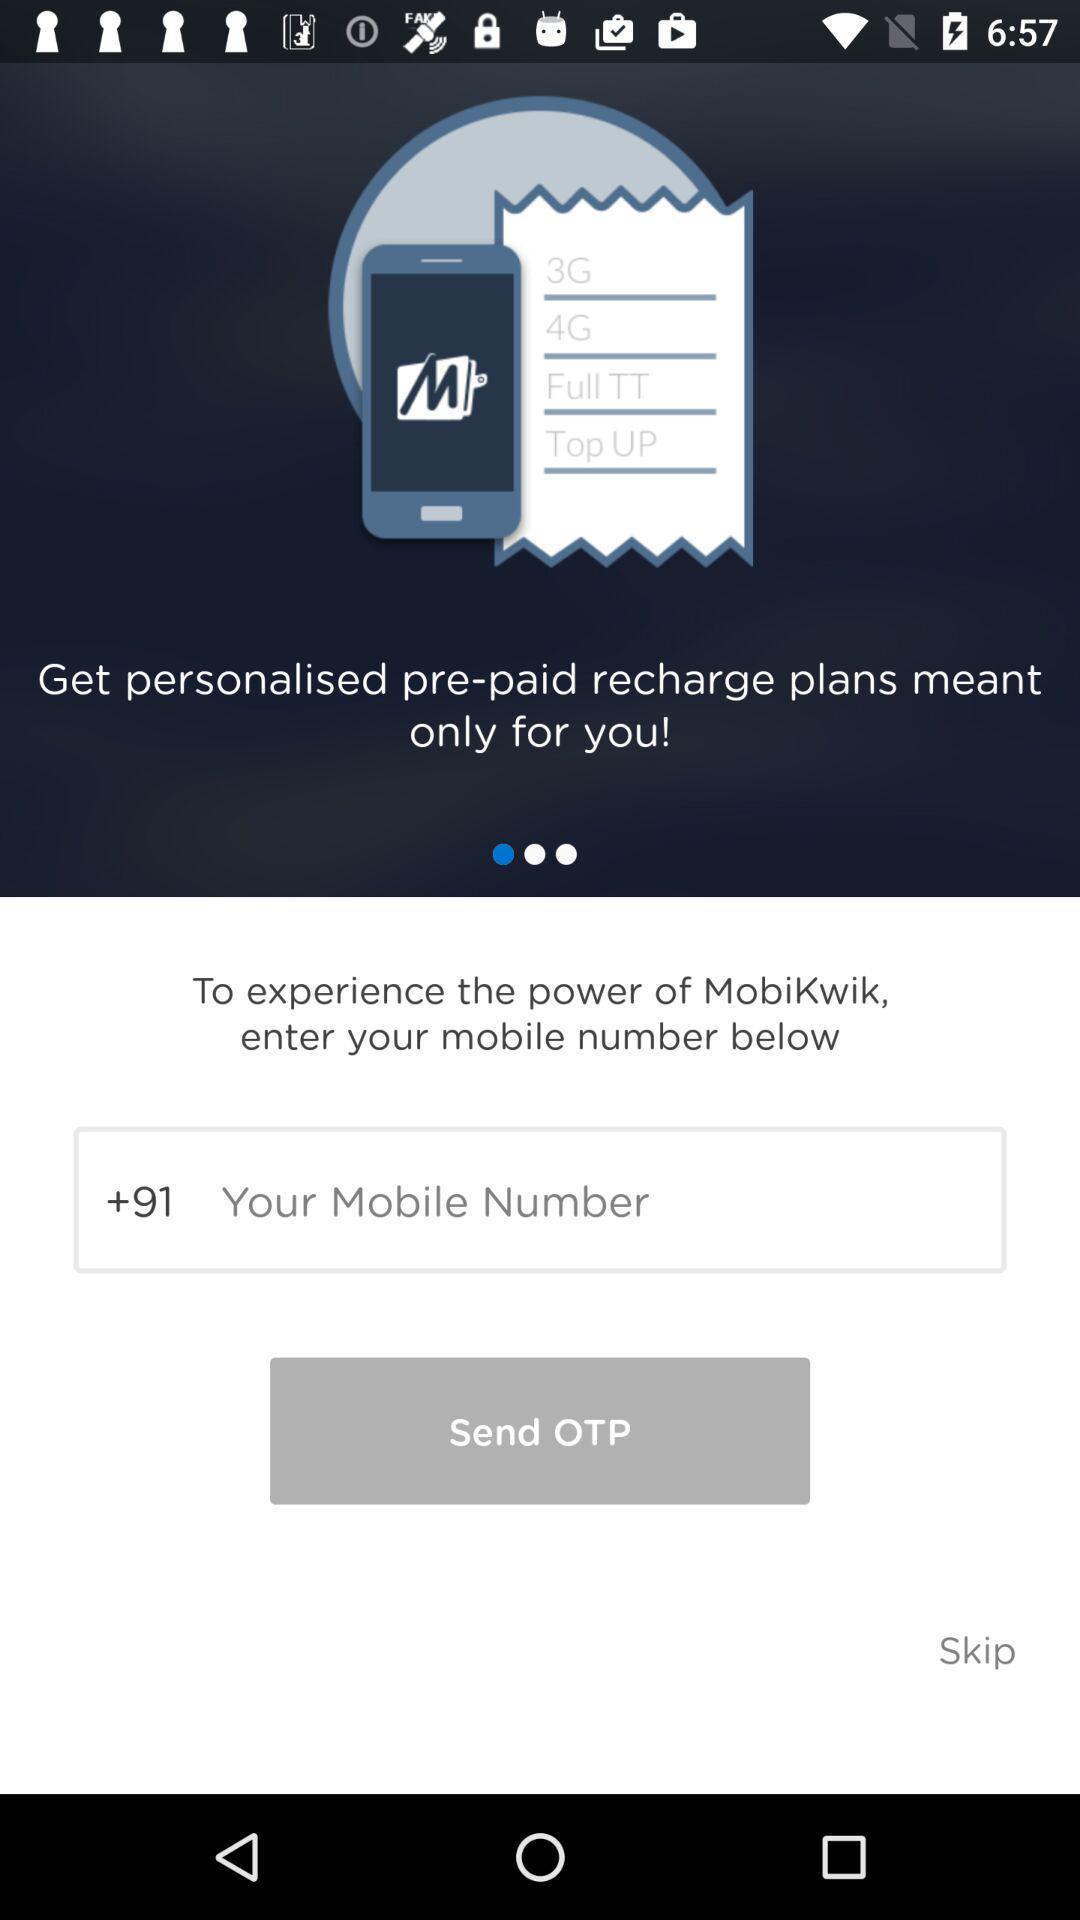 This screenshot has width=1080, height=1920. Describe the element at coordinates (540, 1429) in the screenshot. I see `the send otp icon` at that location.